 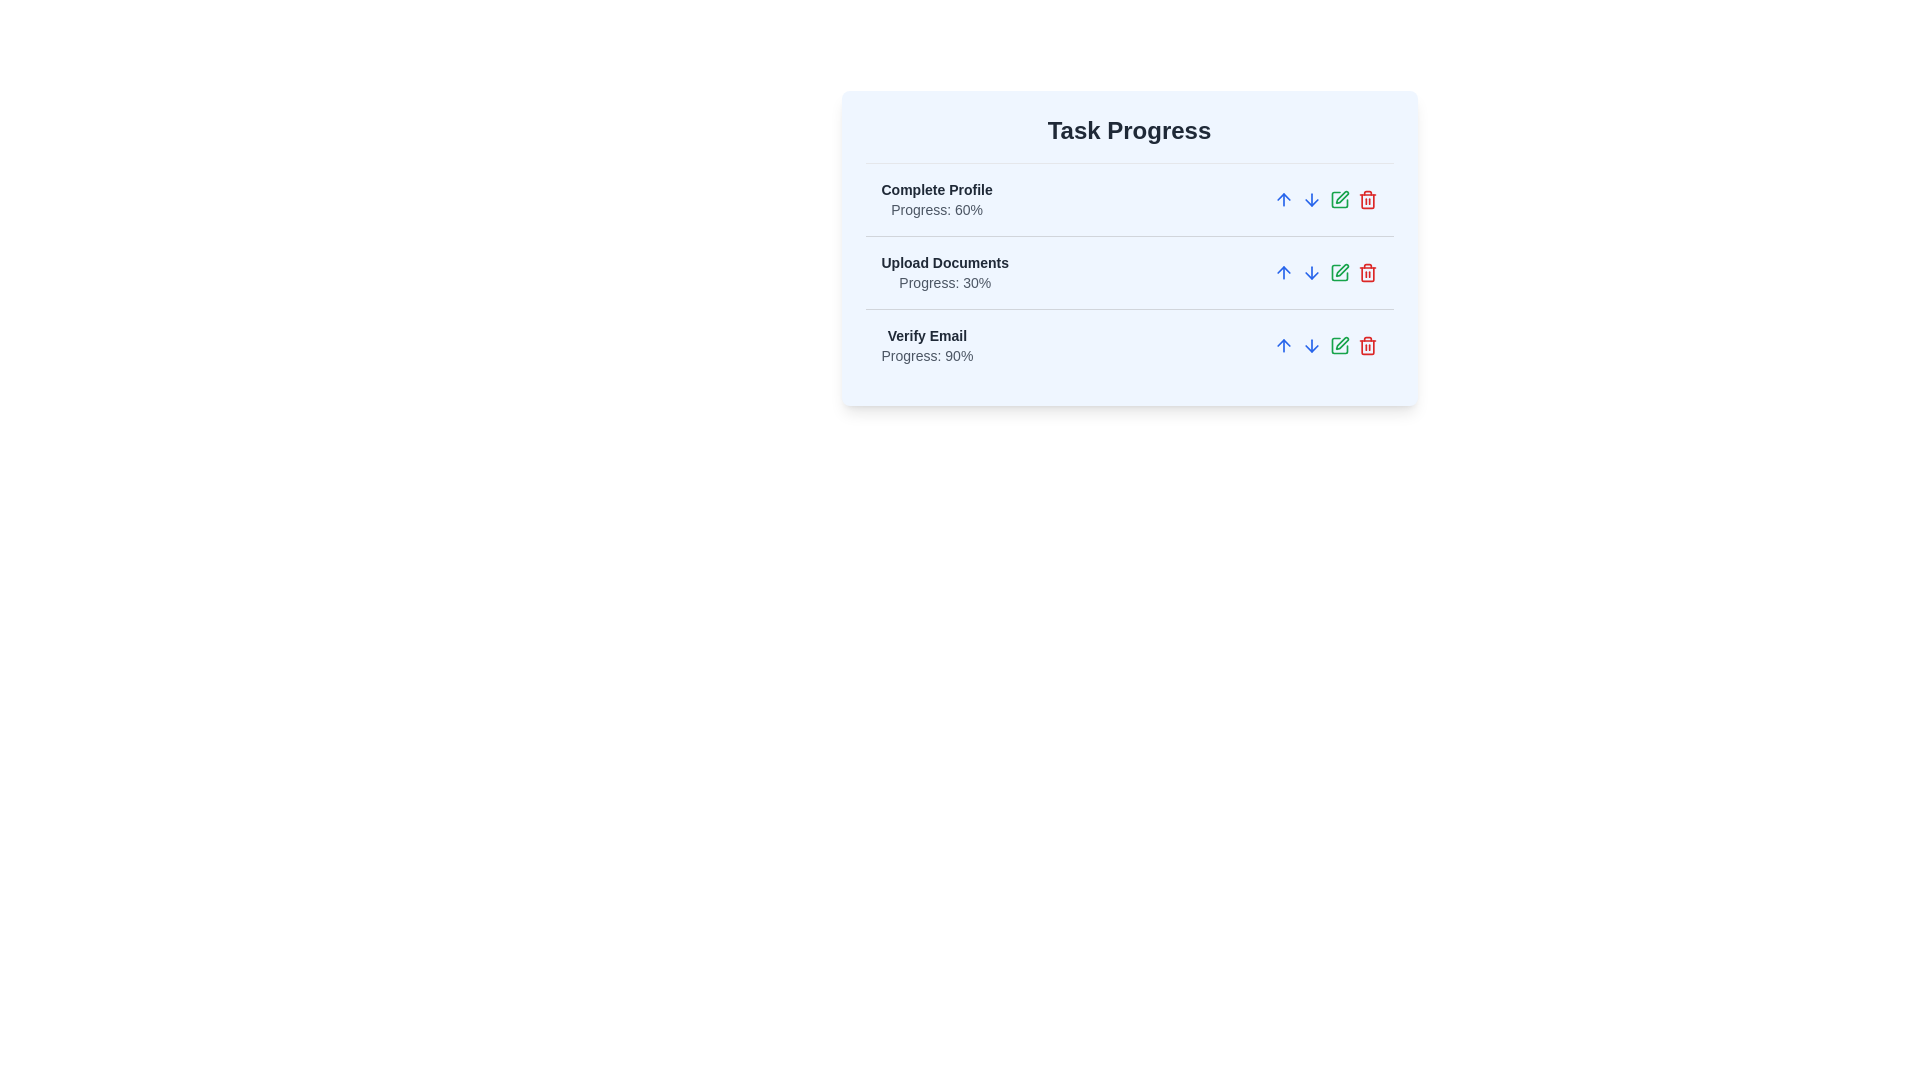 I want to click on the 'edit' button icon for the 'Verify Email' task, so click(x=1342, y=342).